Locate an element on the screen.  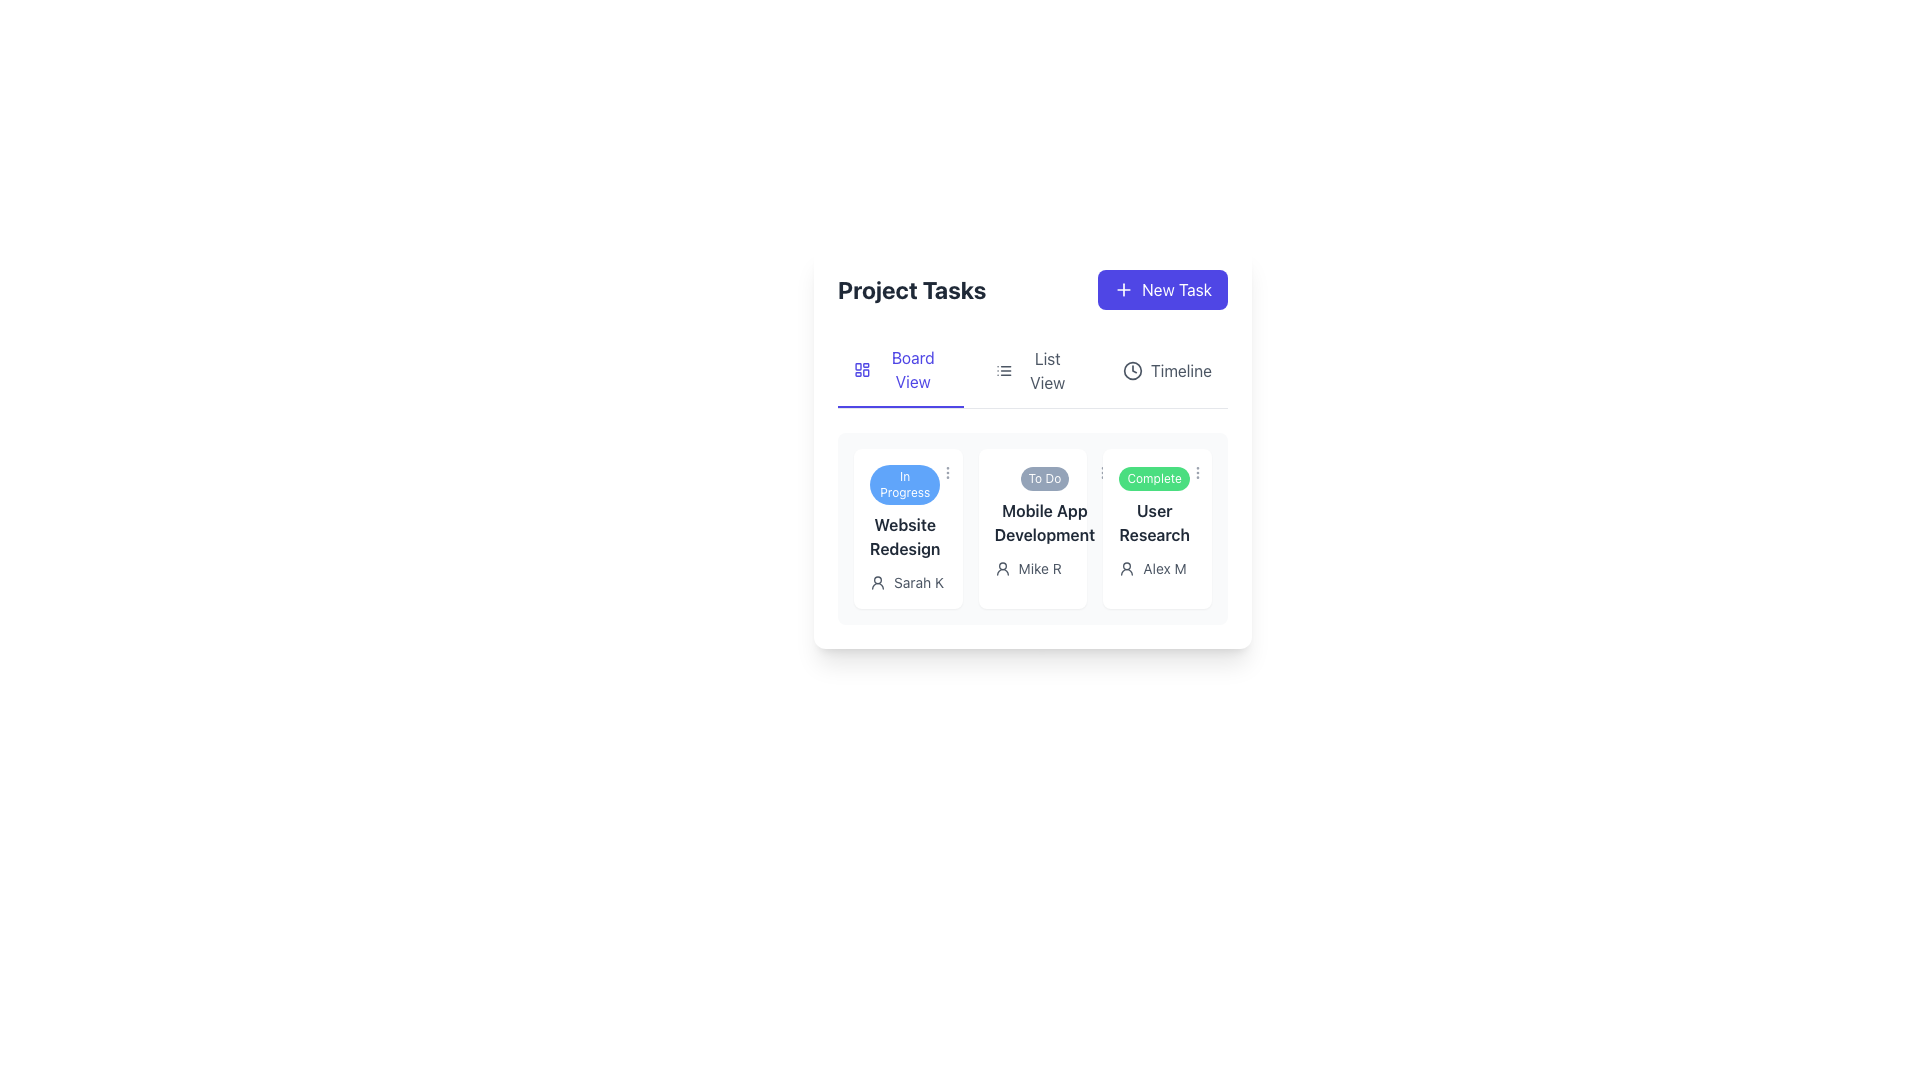
the 'To Do' Information Card located is located at coordinates (1032, 446).